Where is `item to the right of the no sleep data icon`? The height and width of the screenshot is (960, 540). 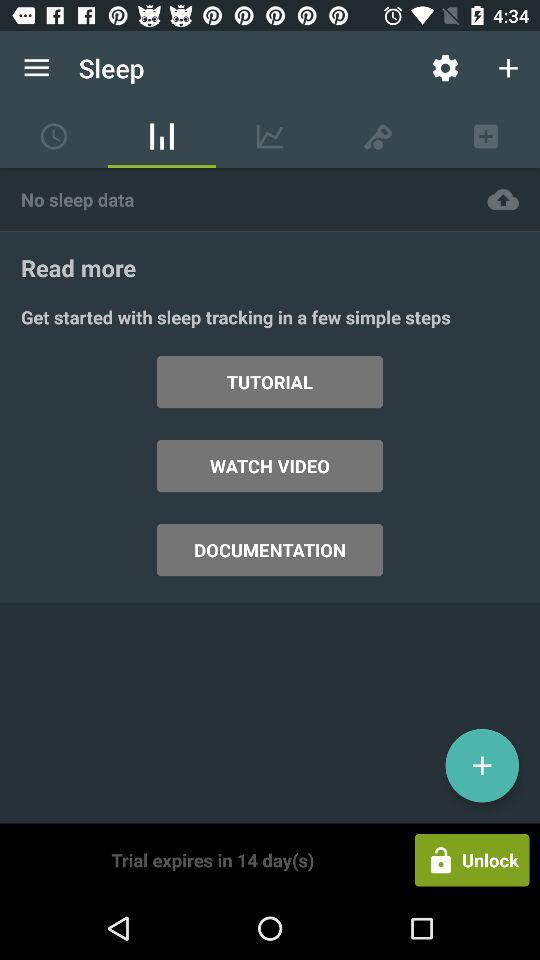 item to the right of the no sleep data icon is located at coordinates (502, 199).